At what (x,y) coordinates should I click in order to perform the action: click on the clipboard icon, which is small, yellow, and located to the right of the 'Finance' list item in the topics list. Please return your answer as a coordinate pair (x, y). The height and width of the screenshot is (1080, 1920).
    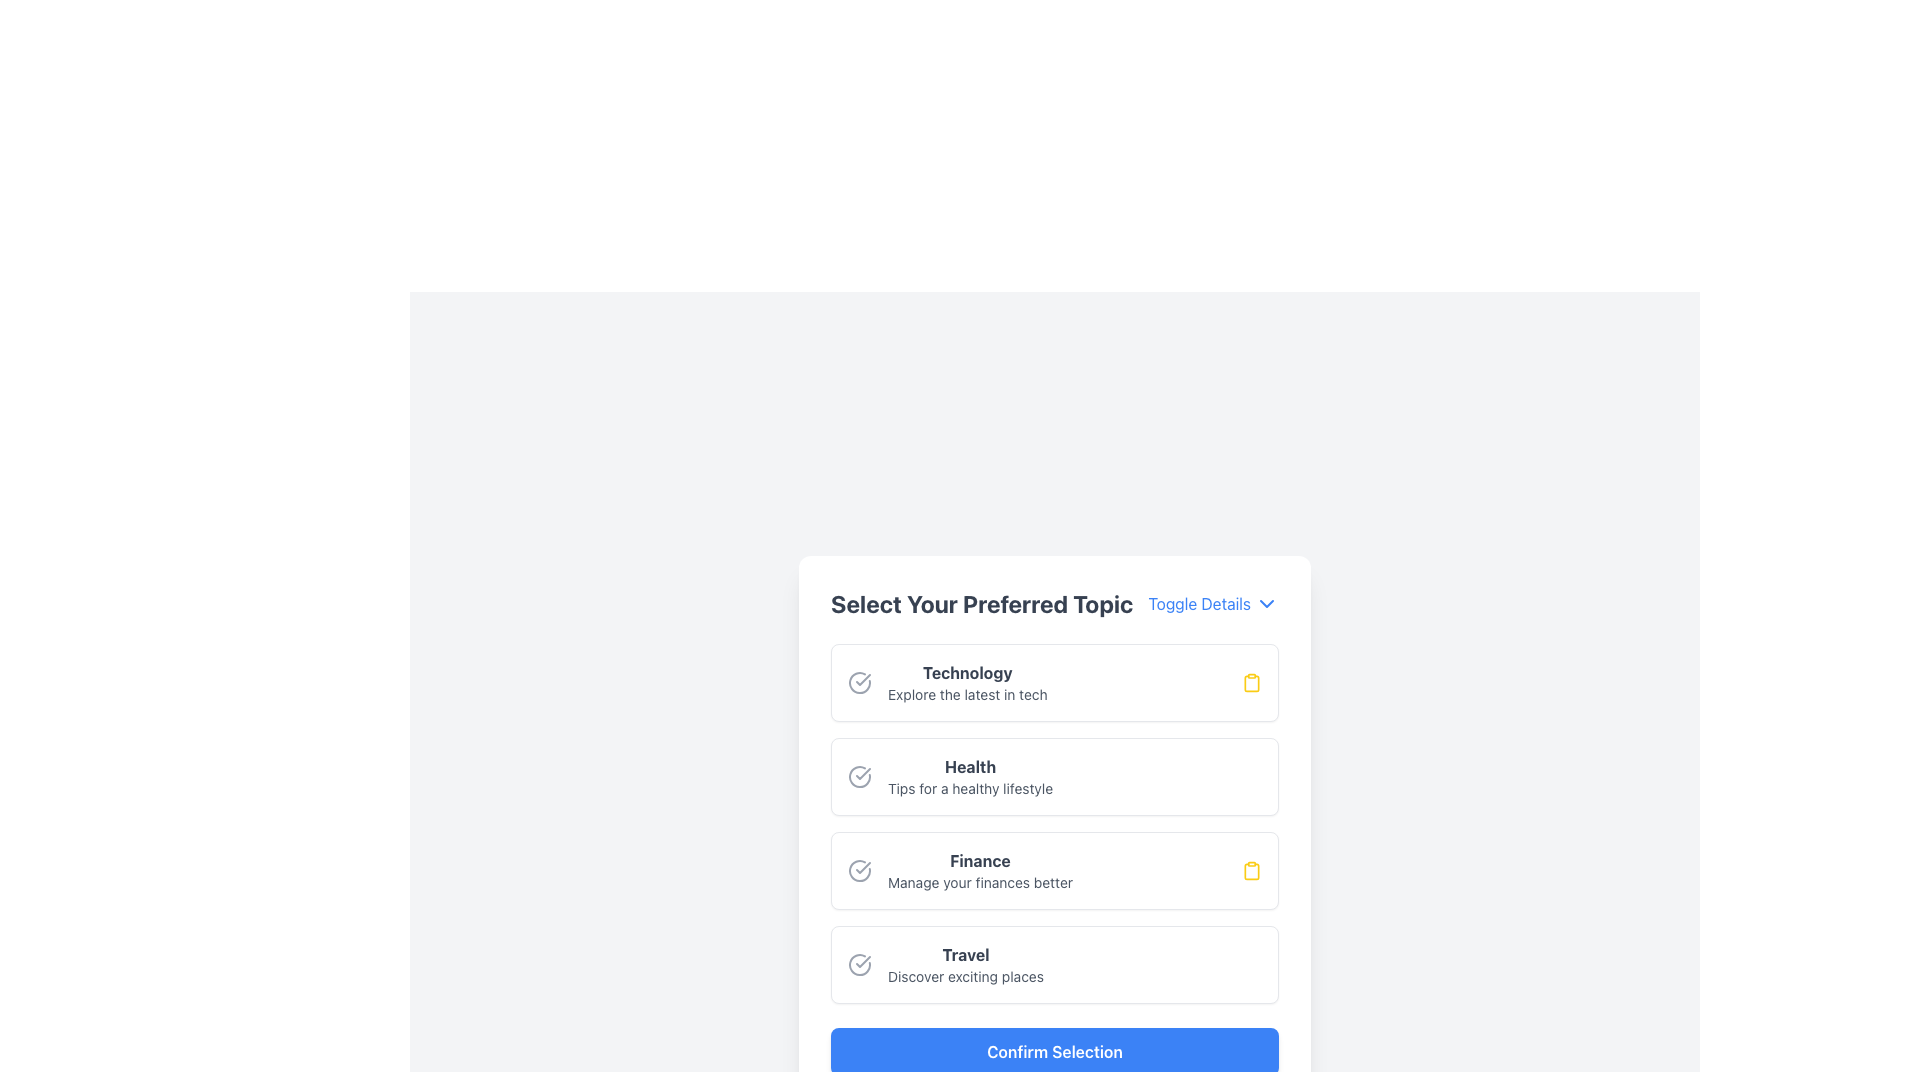
    Looking at the image, I should click on (1251, 870).